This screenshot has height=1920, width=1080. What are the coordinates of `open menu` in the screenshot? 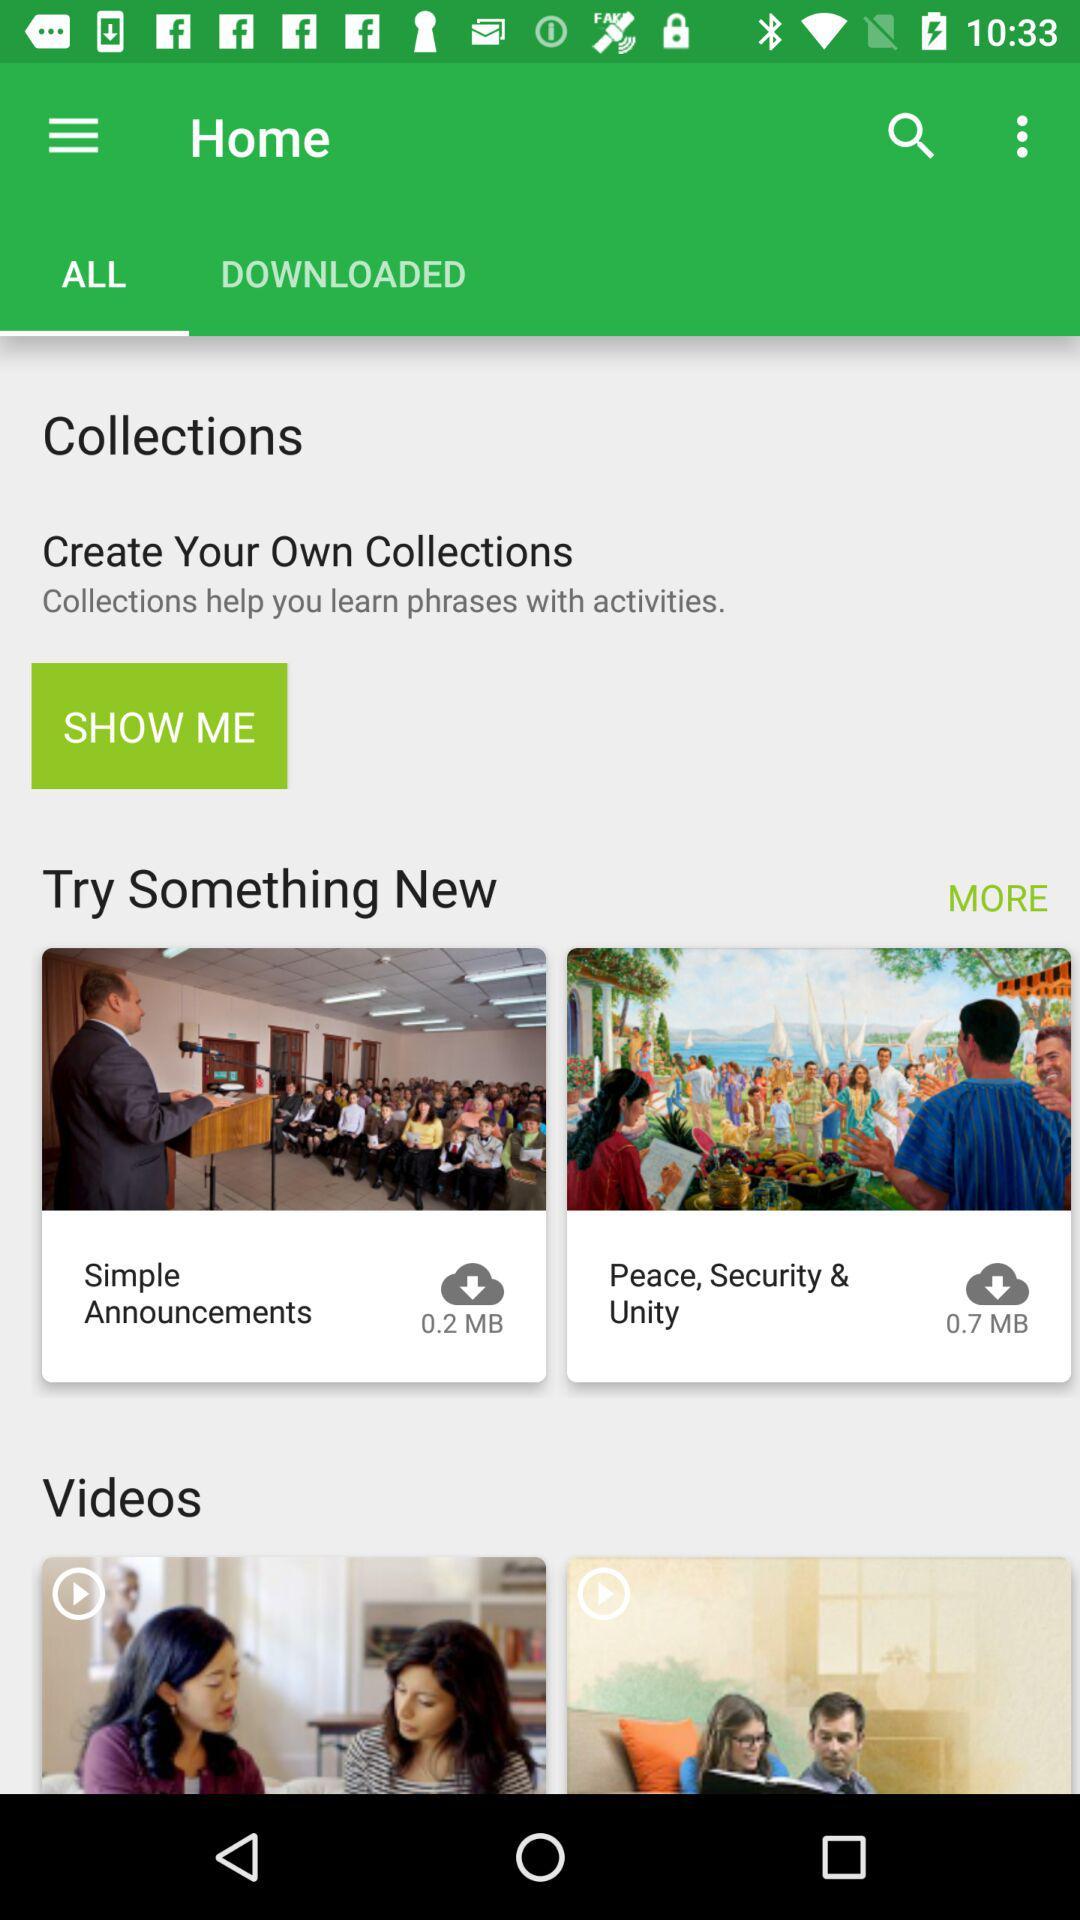 It's located at (72, 135).